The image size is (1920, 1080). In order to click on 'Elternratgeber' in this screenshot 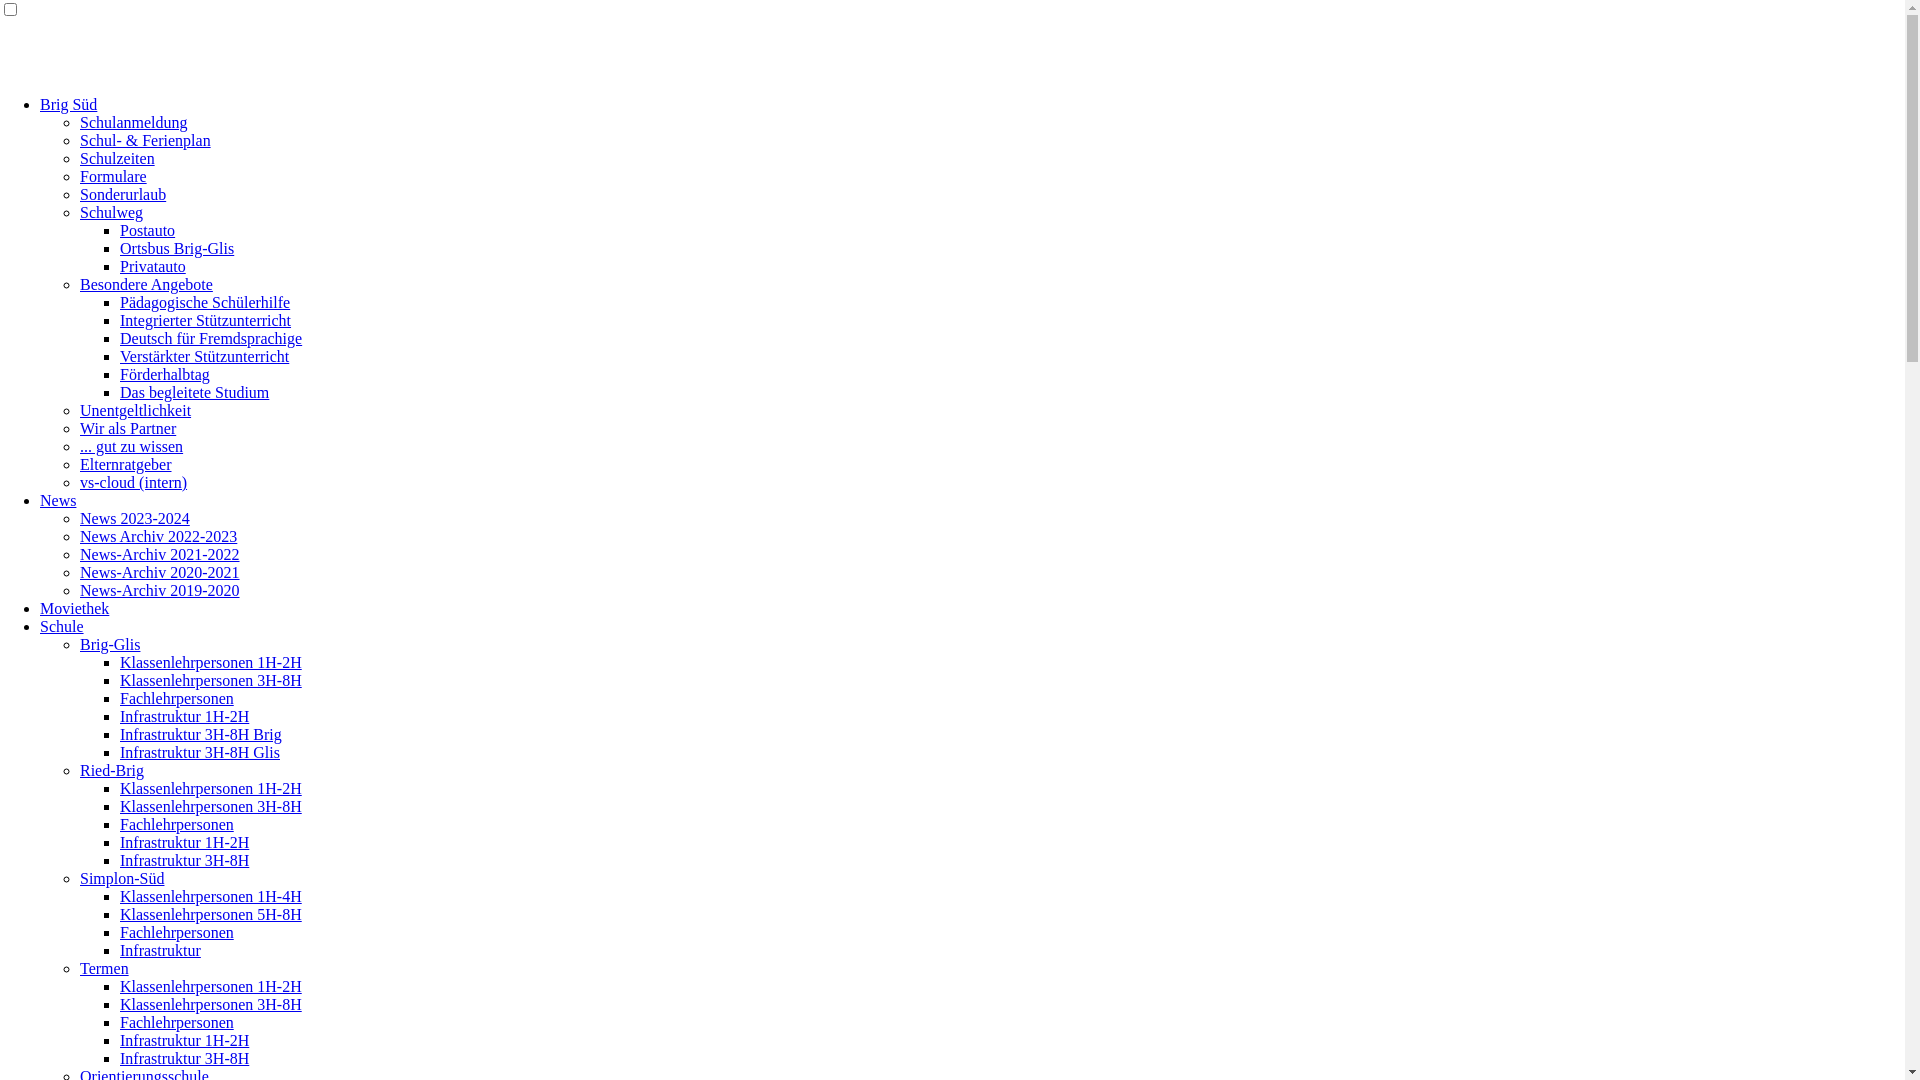, I will do `click(124, 464)`.